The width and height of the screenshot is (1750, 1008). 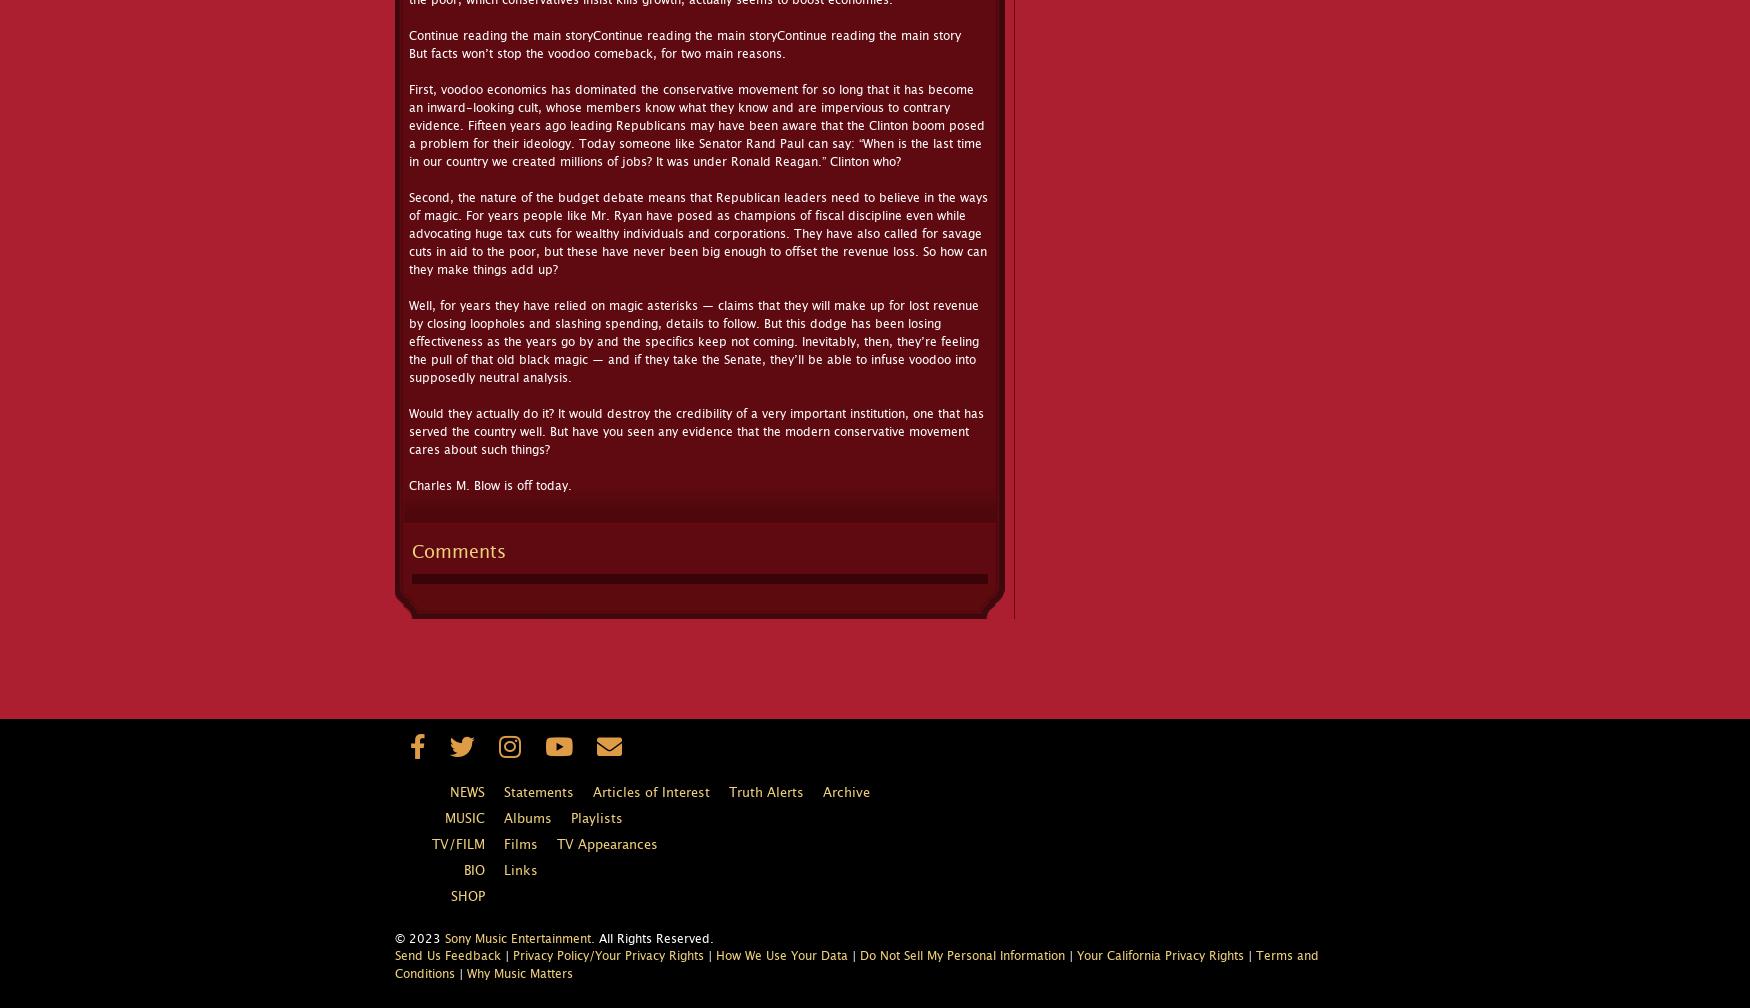 I want to click on 'Shop', so click(x=450, y=897).